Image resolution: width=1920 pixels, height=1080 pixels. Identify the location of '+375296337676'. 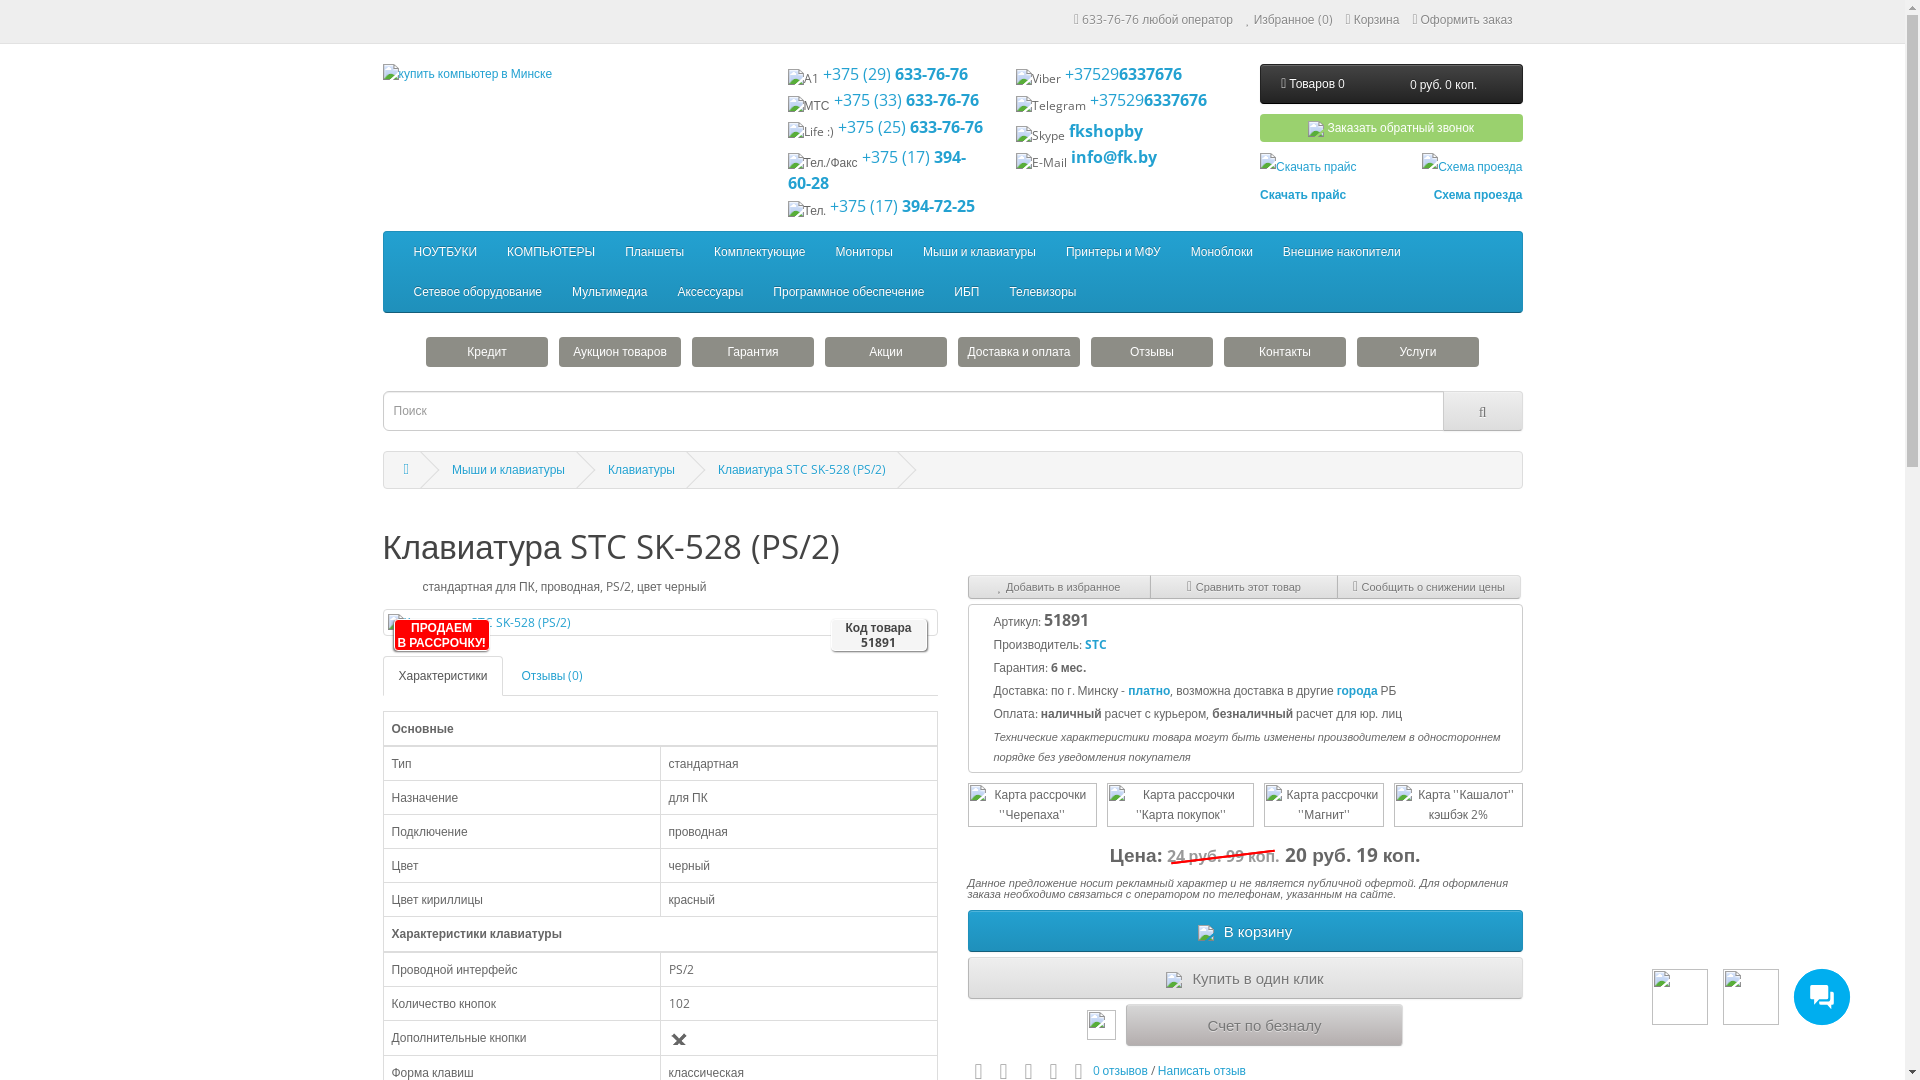
(1064, 72).